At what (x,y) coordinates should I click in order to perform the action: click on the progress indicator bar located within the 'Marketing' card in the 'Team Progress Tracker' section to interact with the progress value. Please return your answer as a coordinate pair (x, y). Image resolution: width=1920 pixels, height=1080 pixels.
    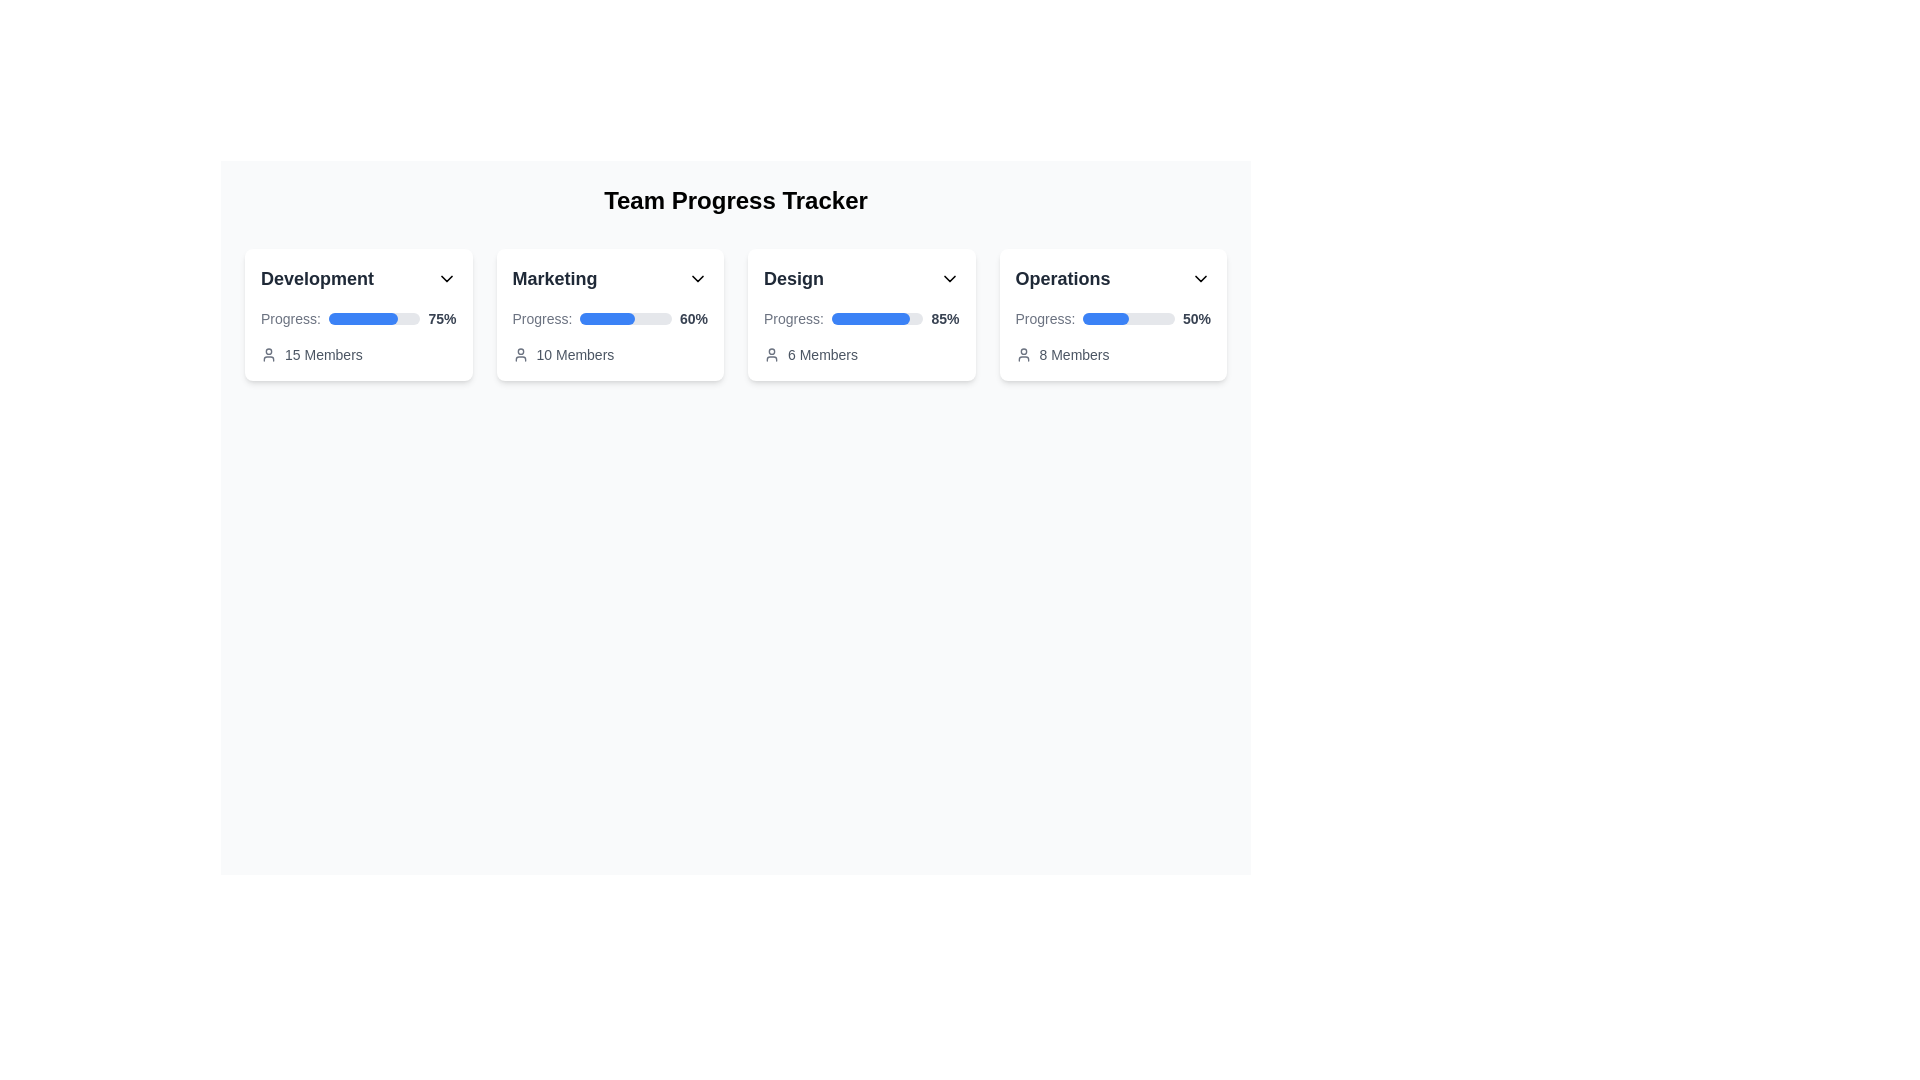
    Looking at the image, I should click on (609, 318).